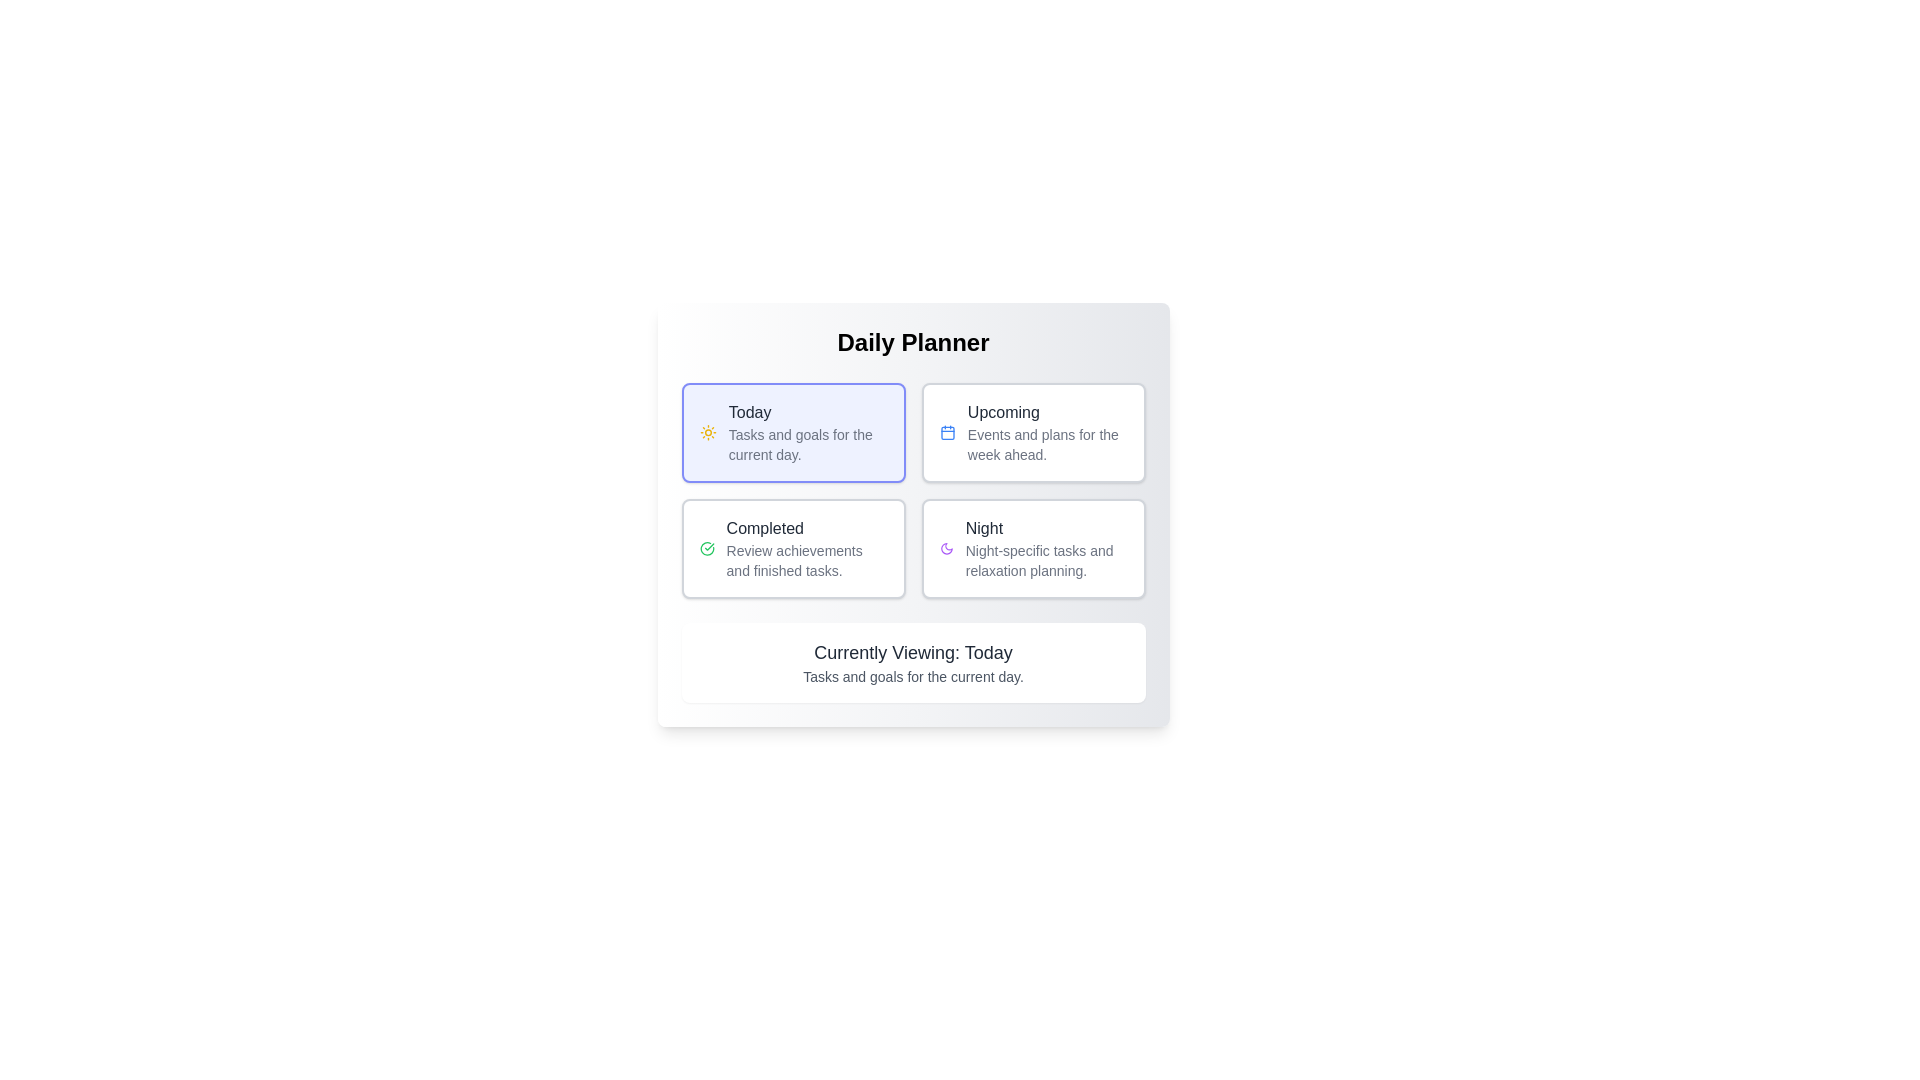  I want to click on the status indicator text block in the 'Daily Planner' interface that shows the current focus or tab, located at the lower part of the section and centered horizontally beneath the summary blocks, so click(912, 663).